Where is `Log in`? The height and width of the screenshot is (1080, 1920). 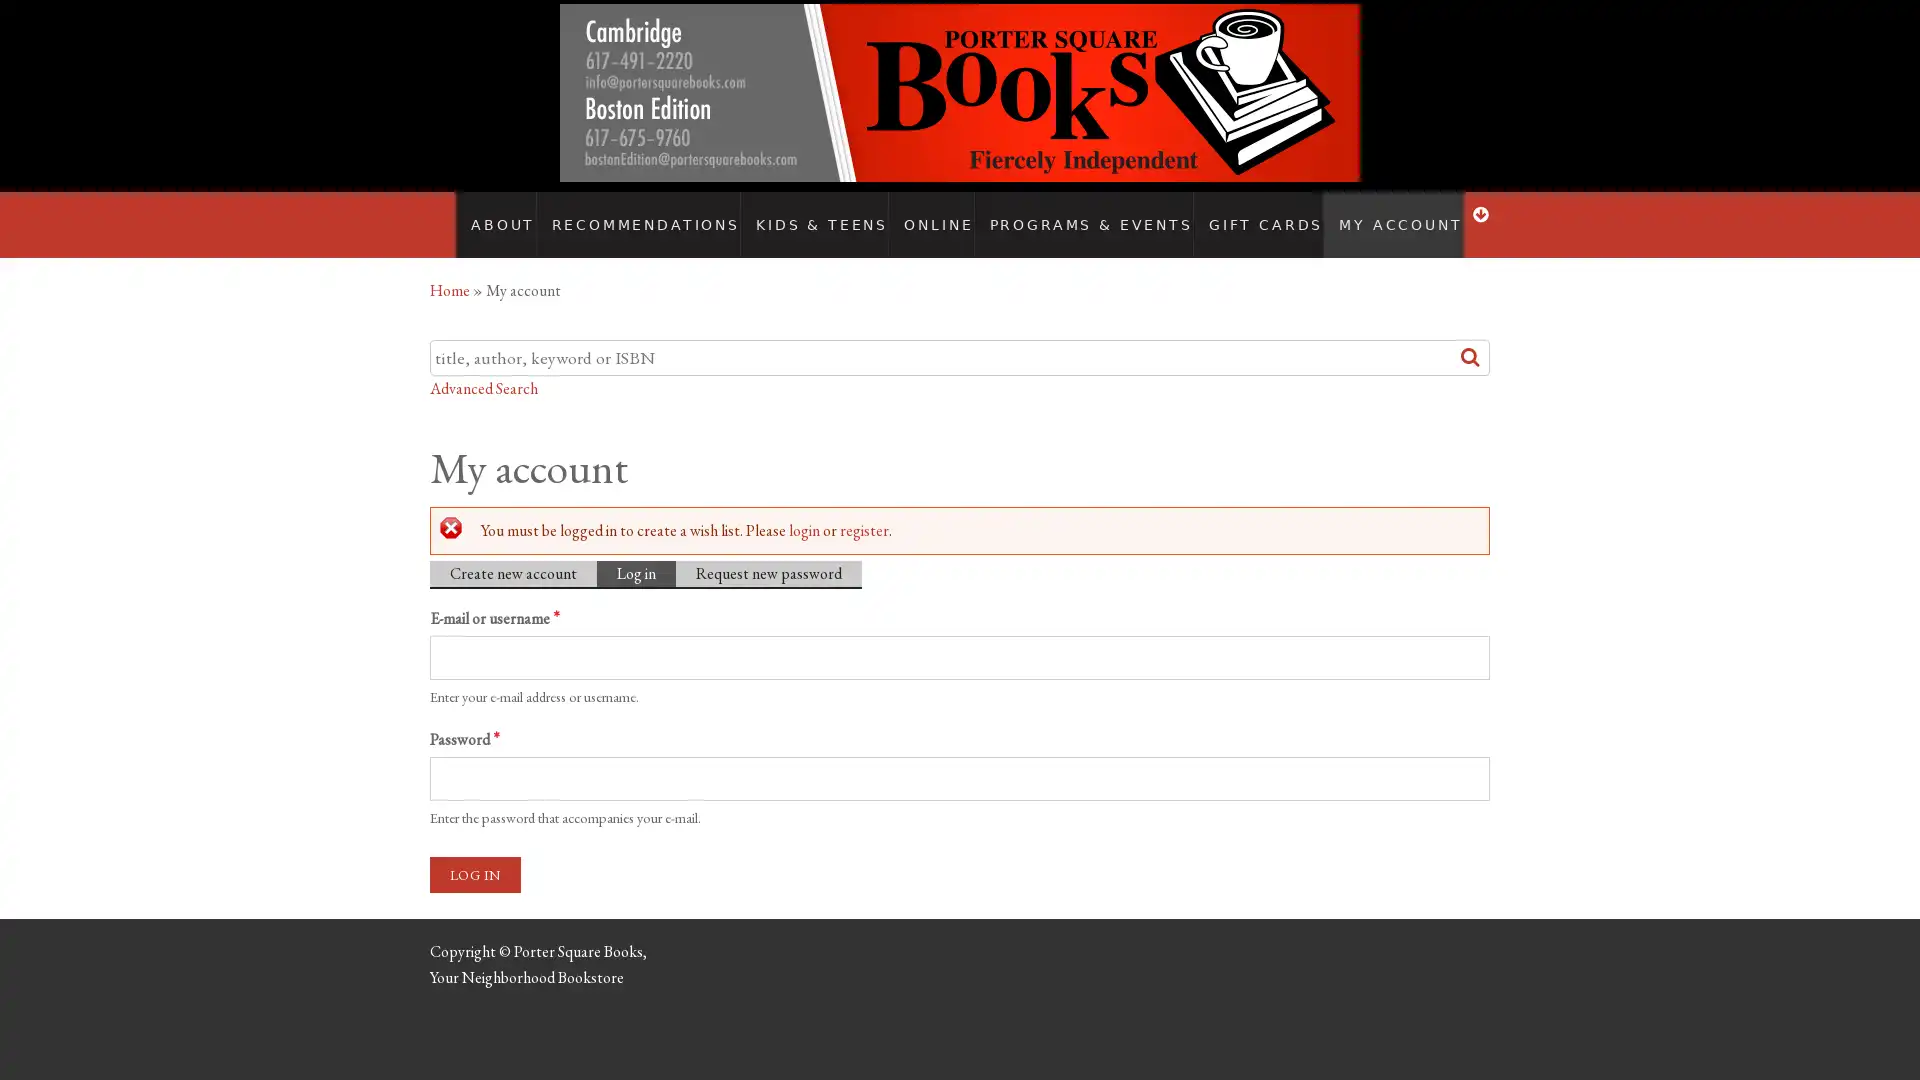
Log in is located at coordinates (474, 855).